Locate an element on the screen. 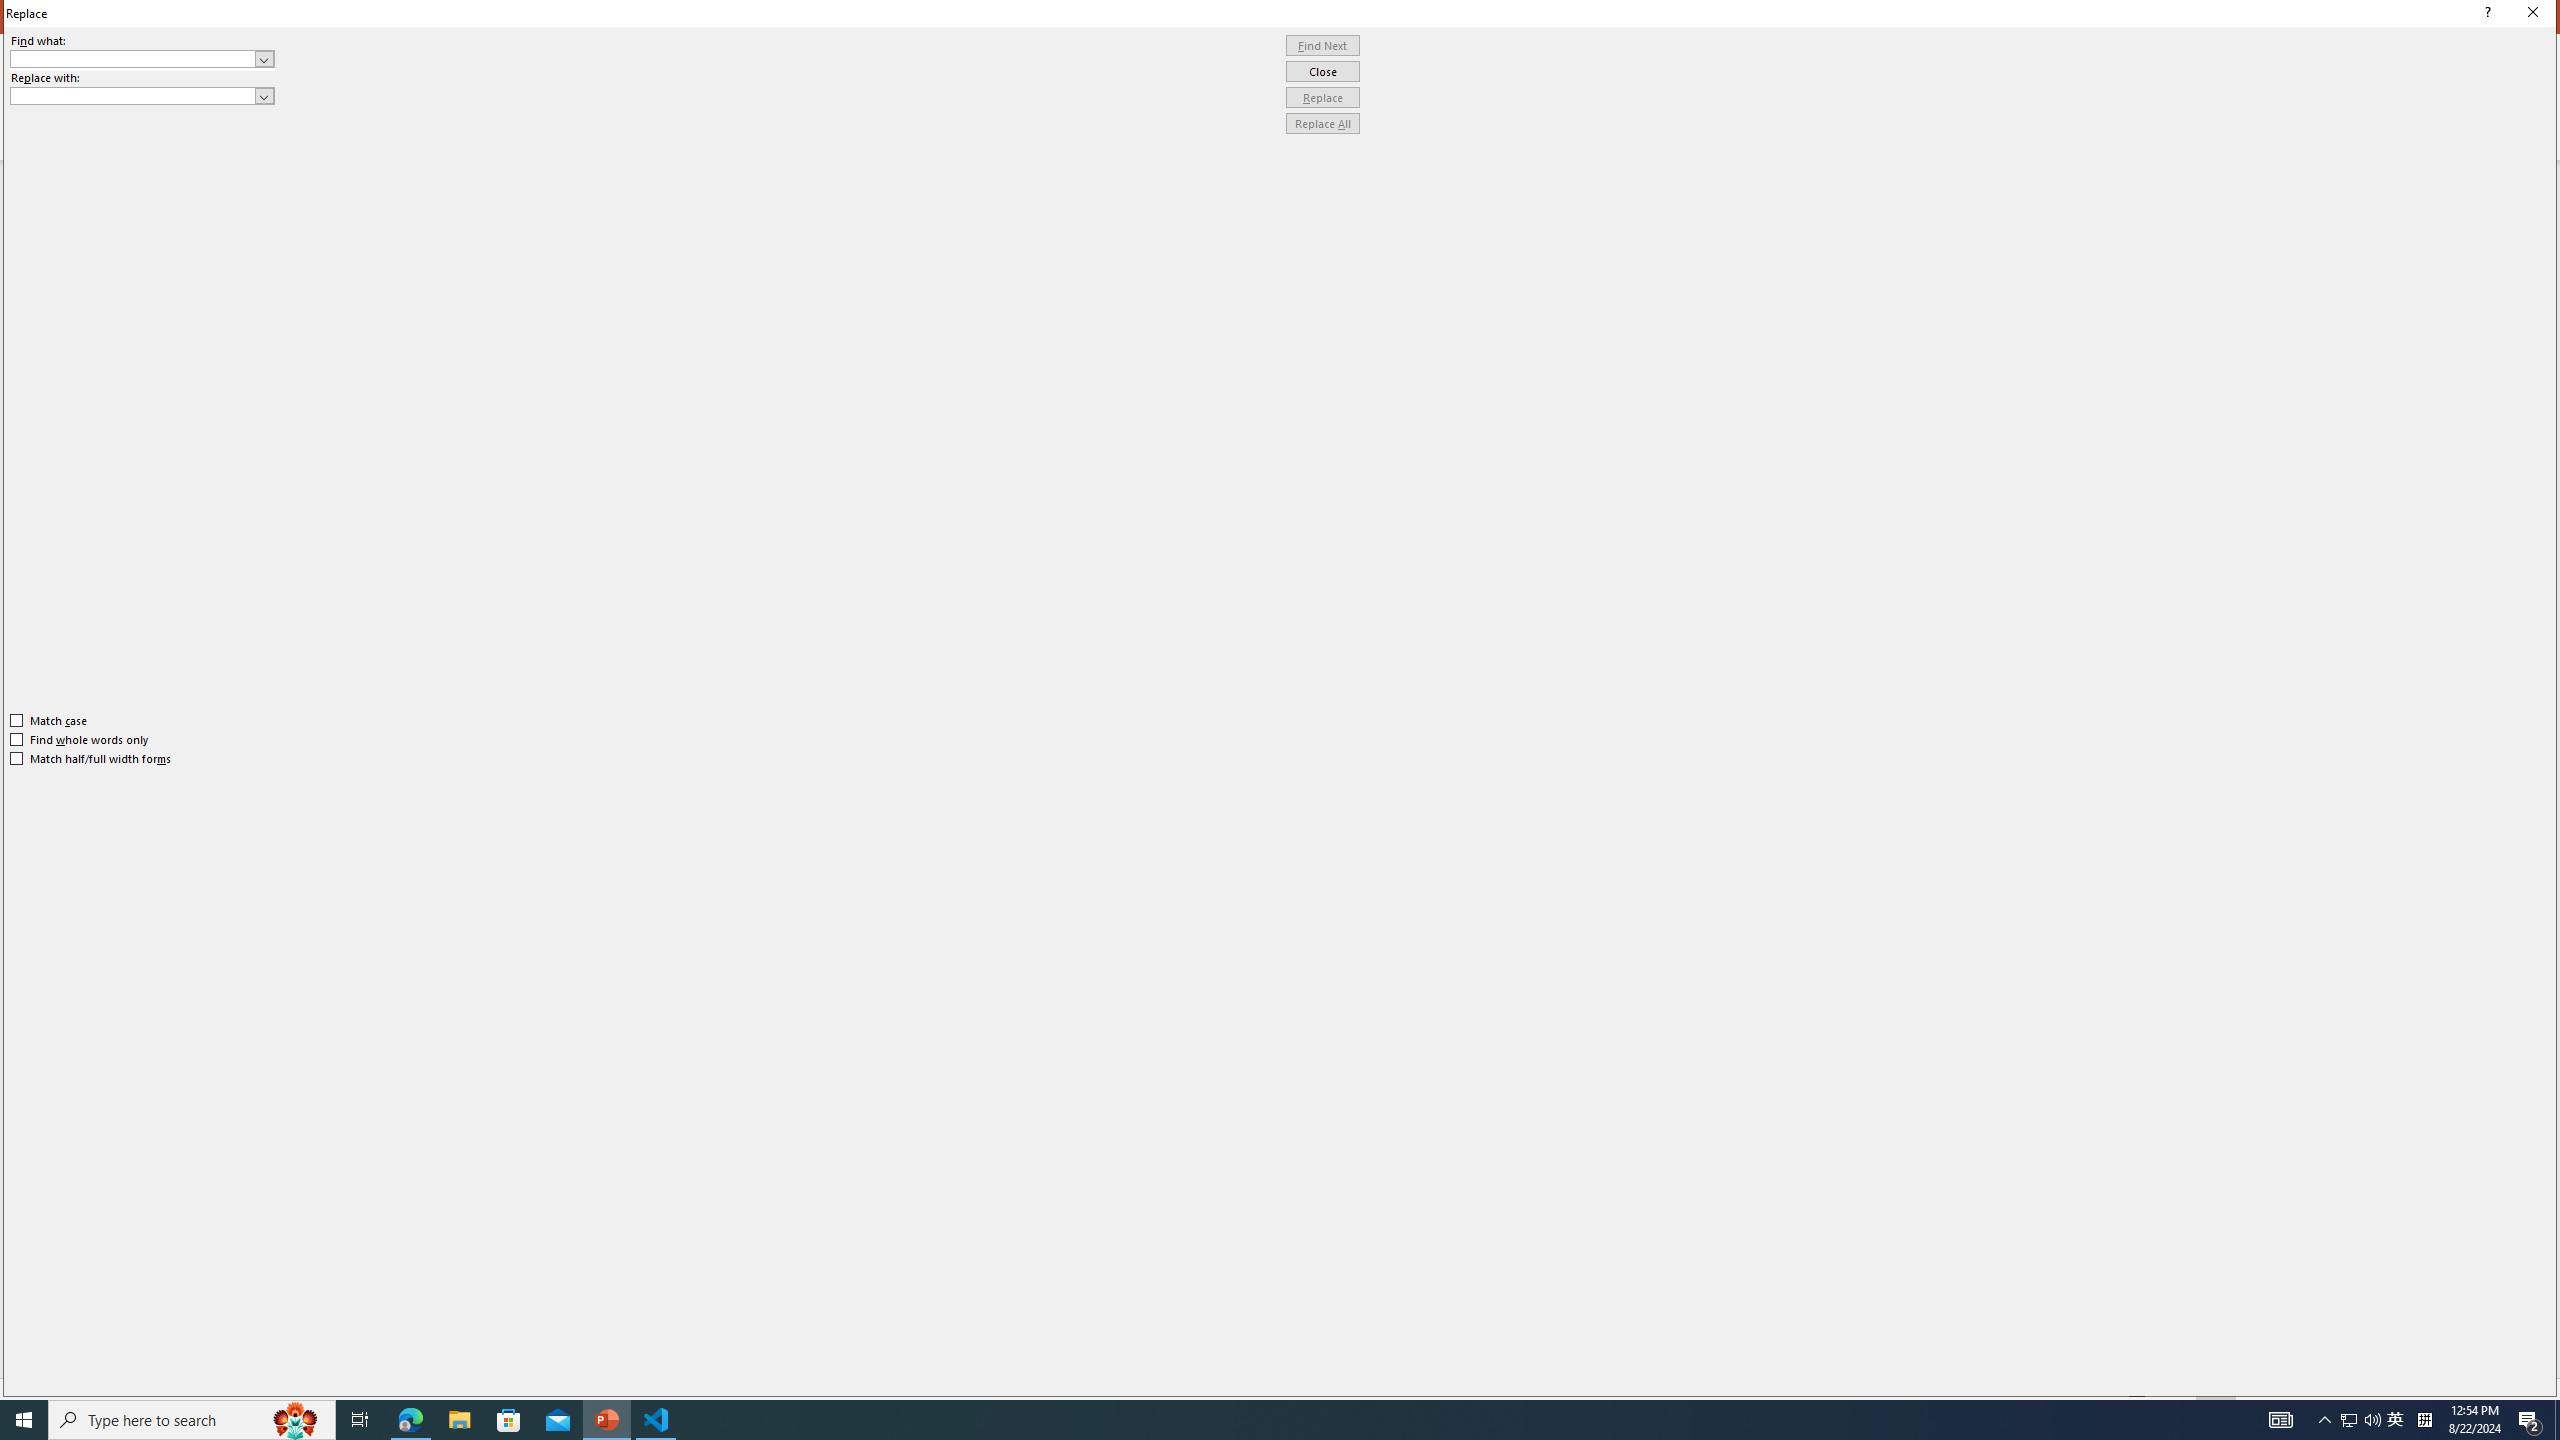  'Context help' is located at coordinates (2484, 15).